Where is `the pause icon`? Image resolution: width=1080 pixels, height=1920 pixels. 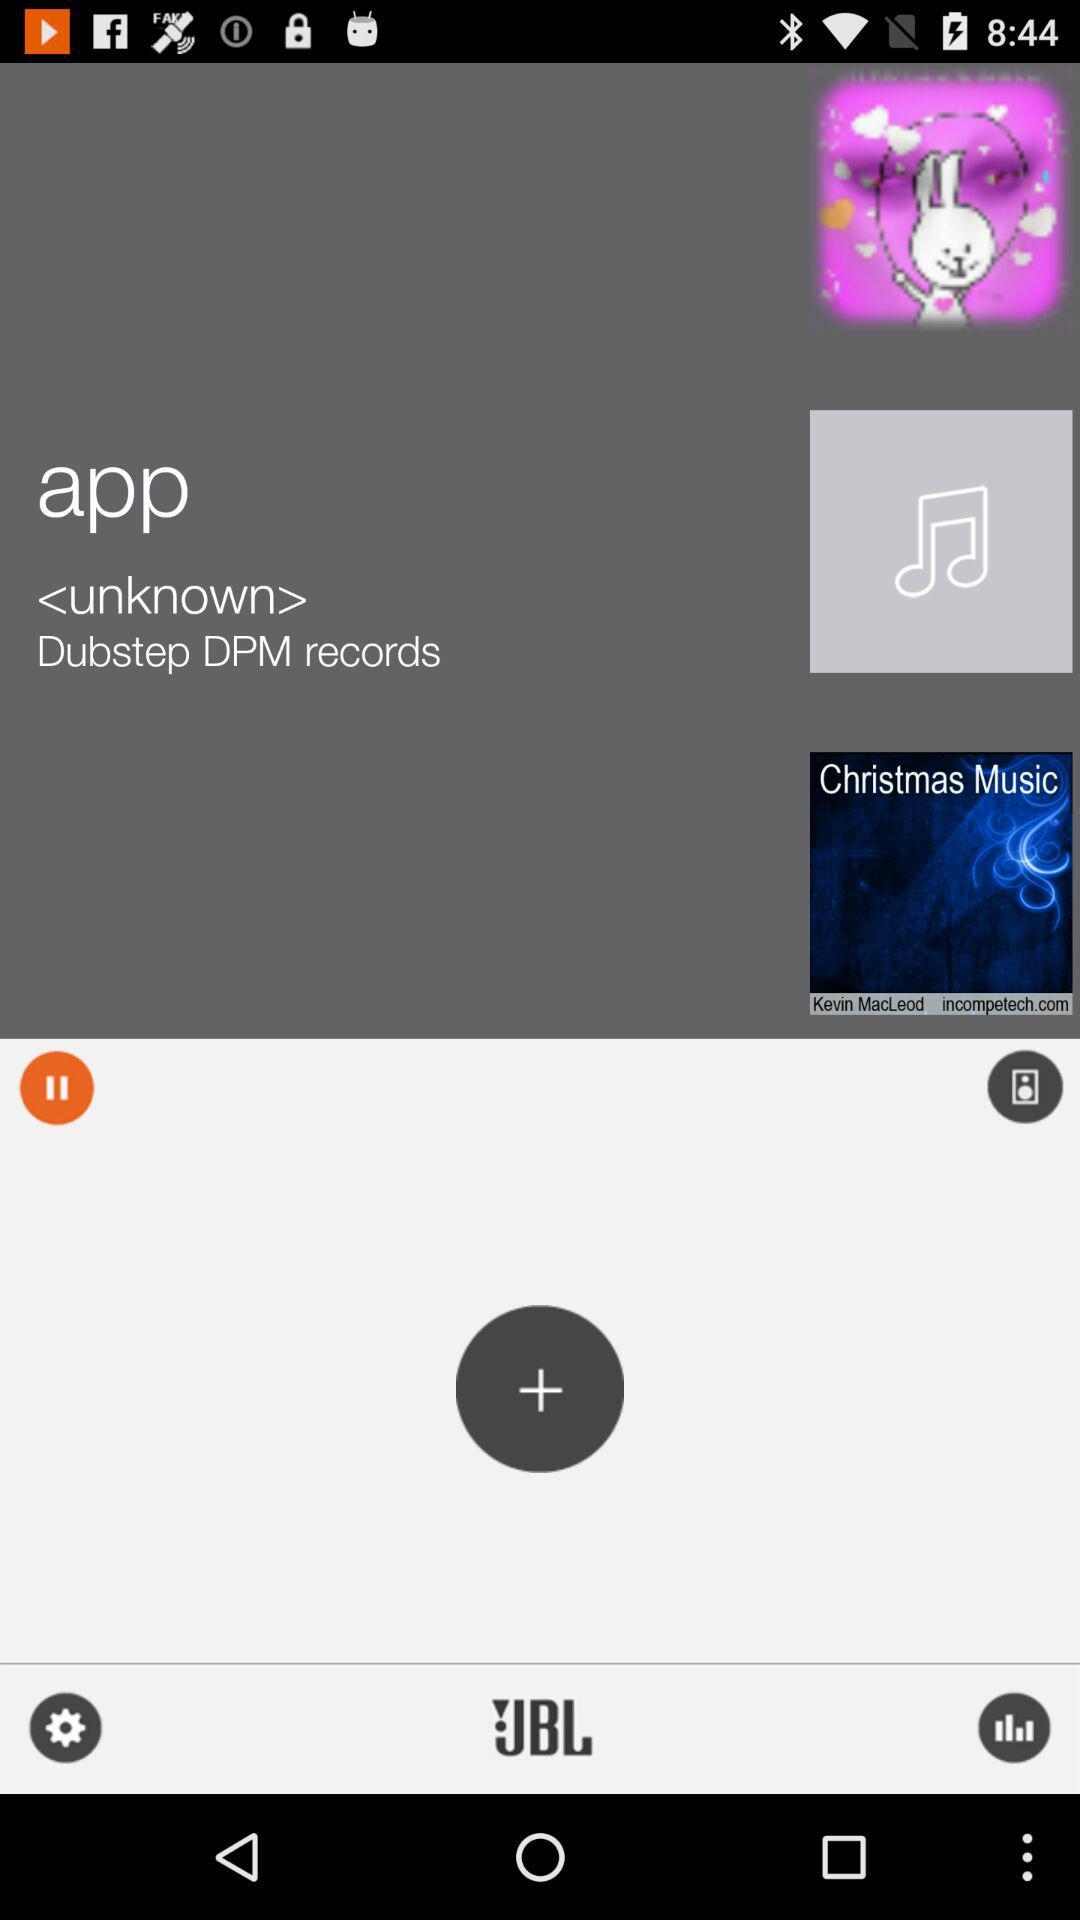 the pause icon is located at coordinates (56, 1164).